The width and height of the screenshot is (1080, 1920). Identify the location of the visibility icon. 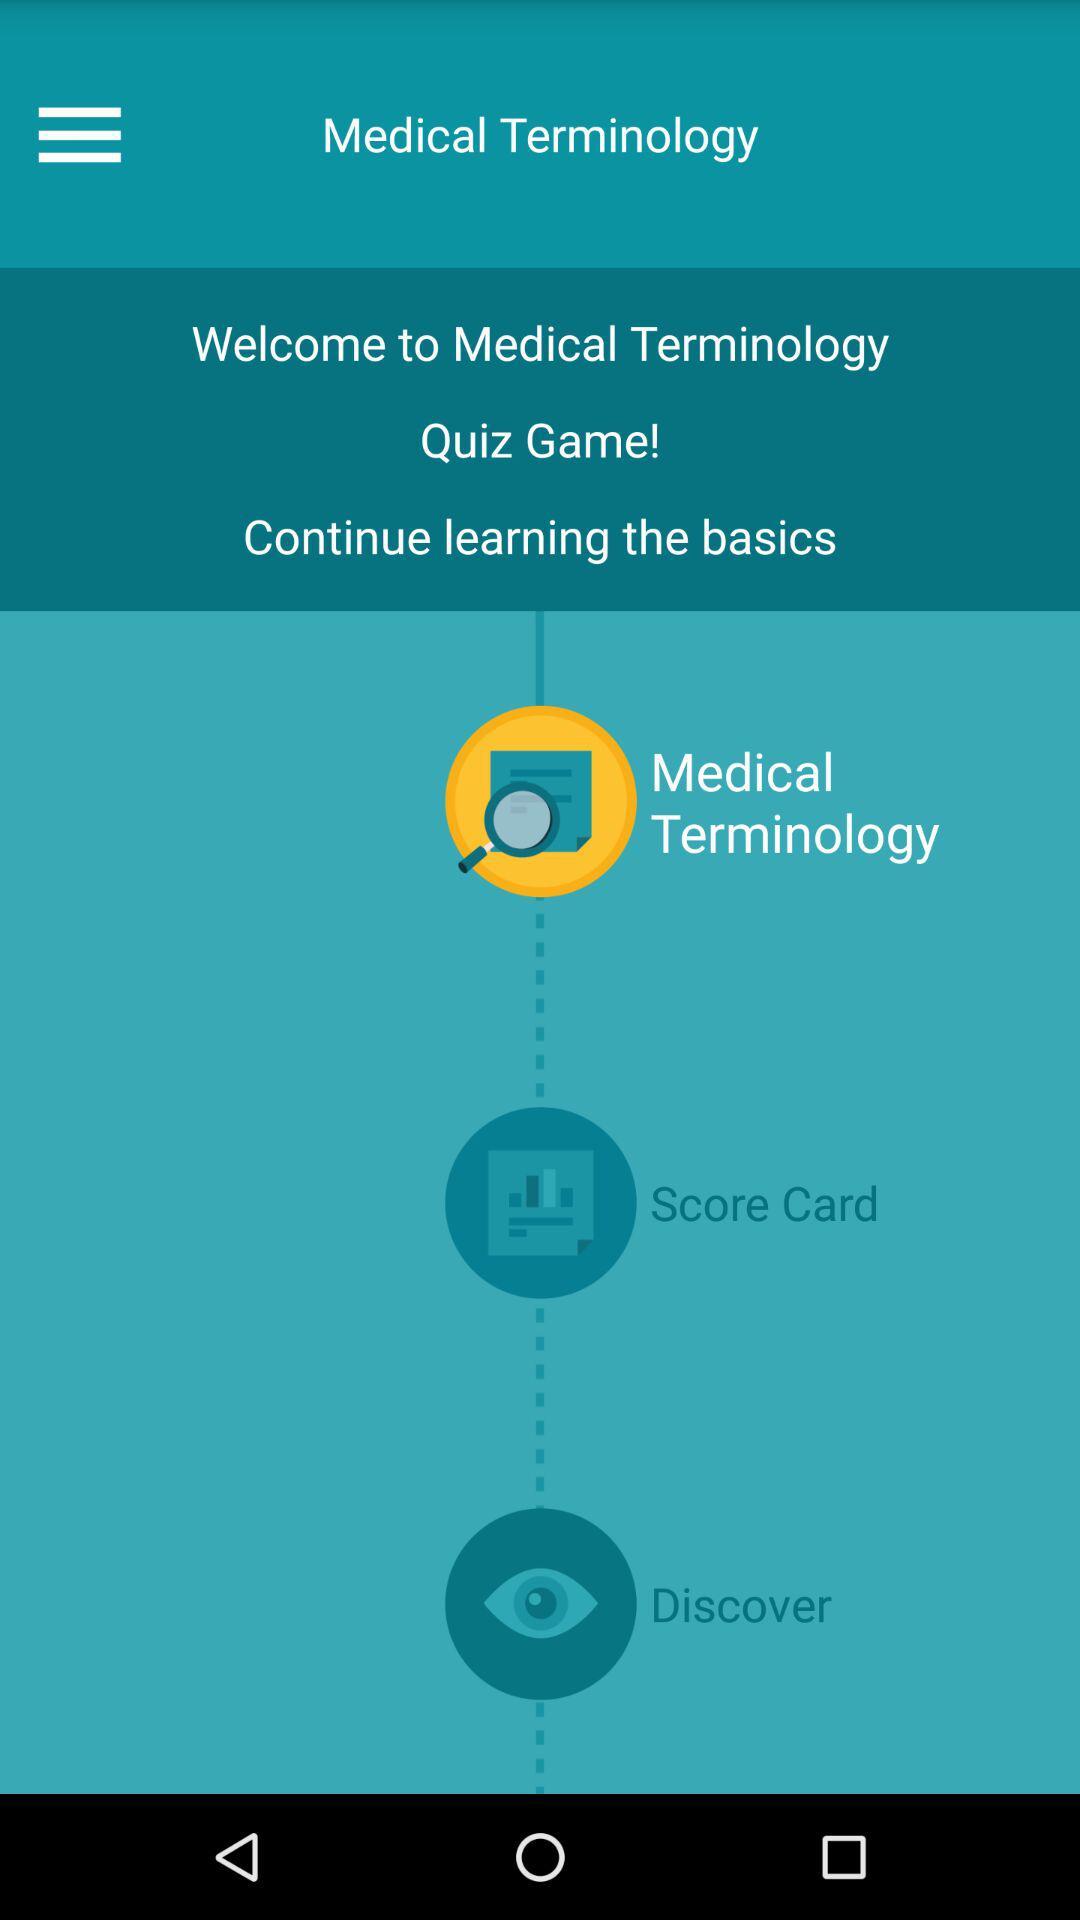
(540, 1715).